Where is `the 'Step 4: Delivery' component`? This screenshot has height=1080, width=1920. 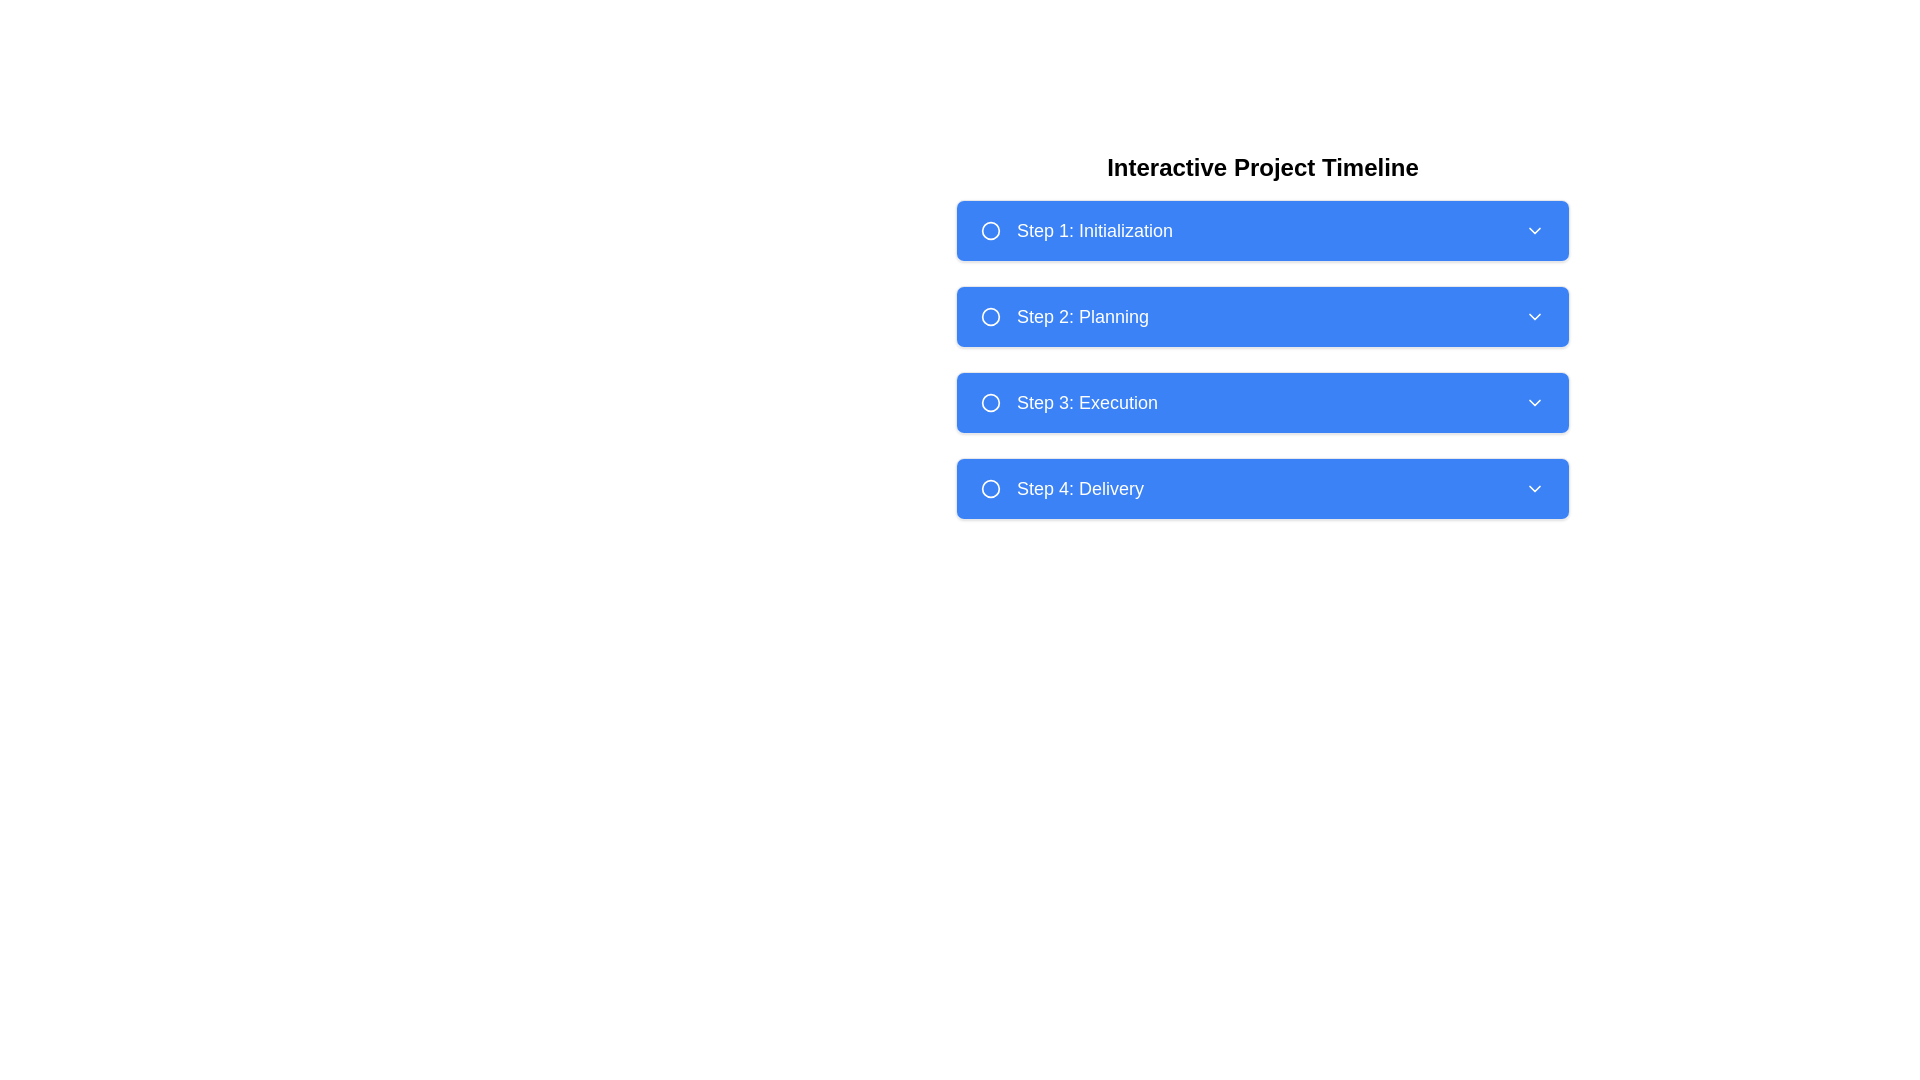
the 'Step 4: Delivery' component is located at coordinates (1060, 489).